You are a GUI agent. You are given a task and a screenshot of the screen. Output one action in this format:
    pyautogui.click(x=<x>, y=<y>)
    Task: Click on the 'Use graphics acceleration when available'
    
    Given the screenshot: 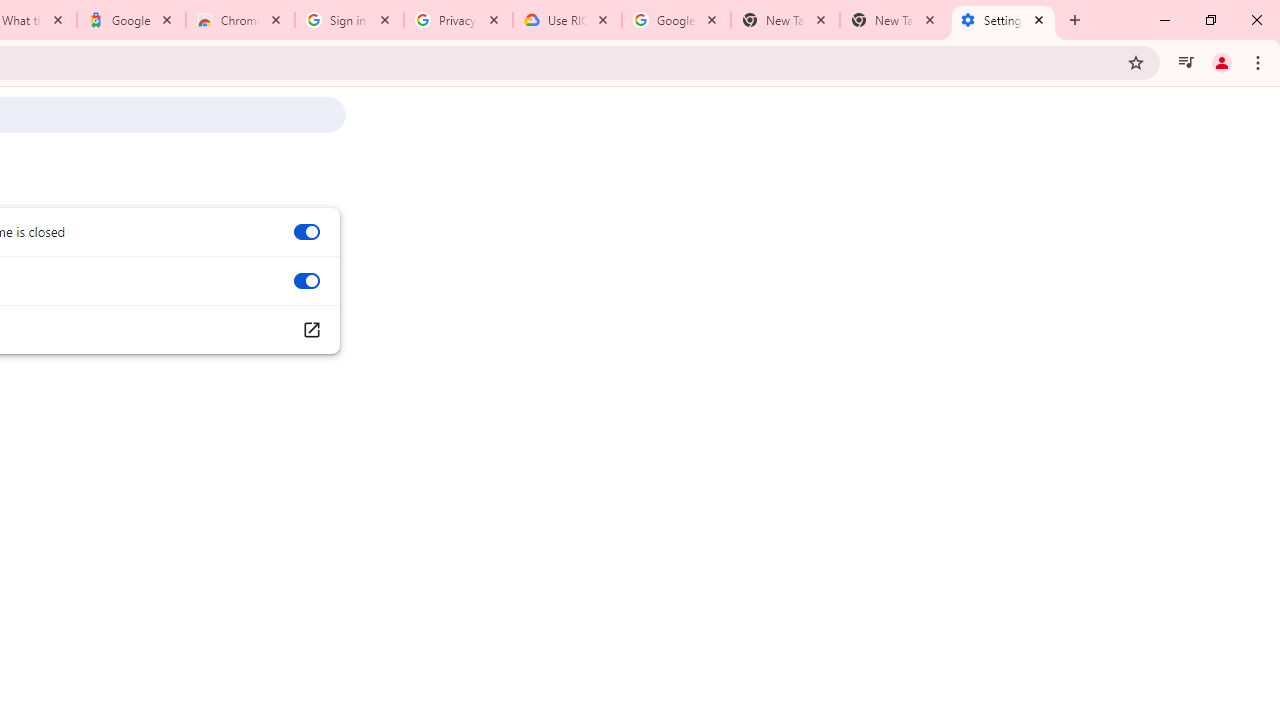 What is the action you would take?
    pyautogui.click(x=305, y=281)
    